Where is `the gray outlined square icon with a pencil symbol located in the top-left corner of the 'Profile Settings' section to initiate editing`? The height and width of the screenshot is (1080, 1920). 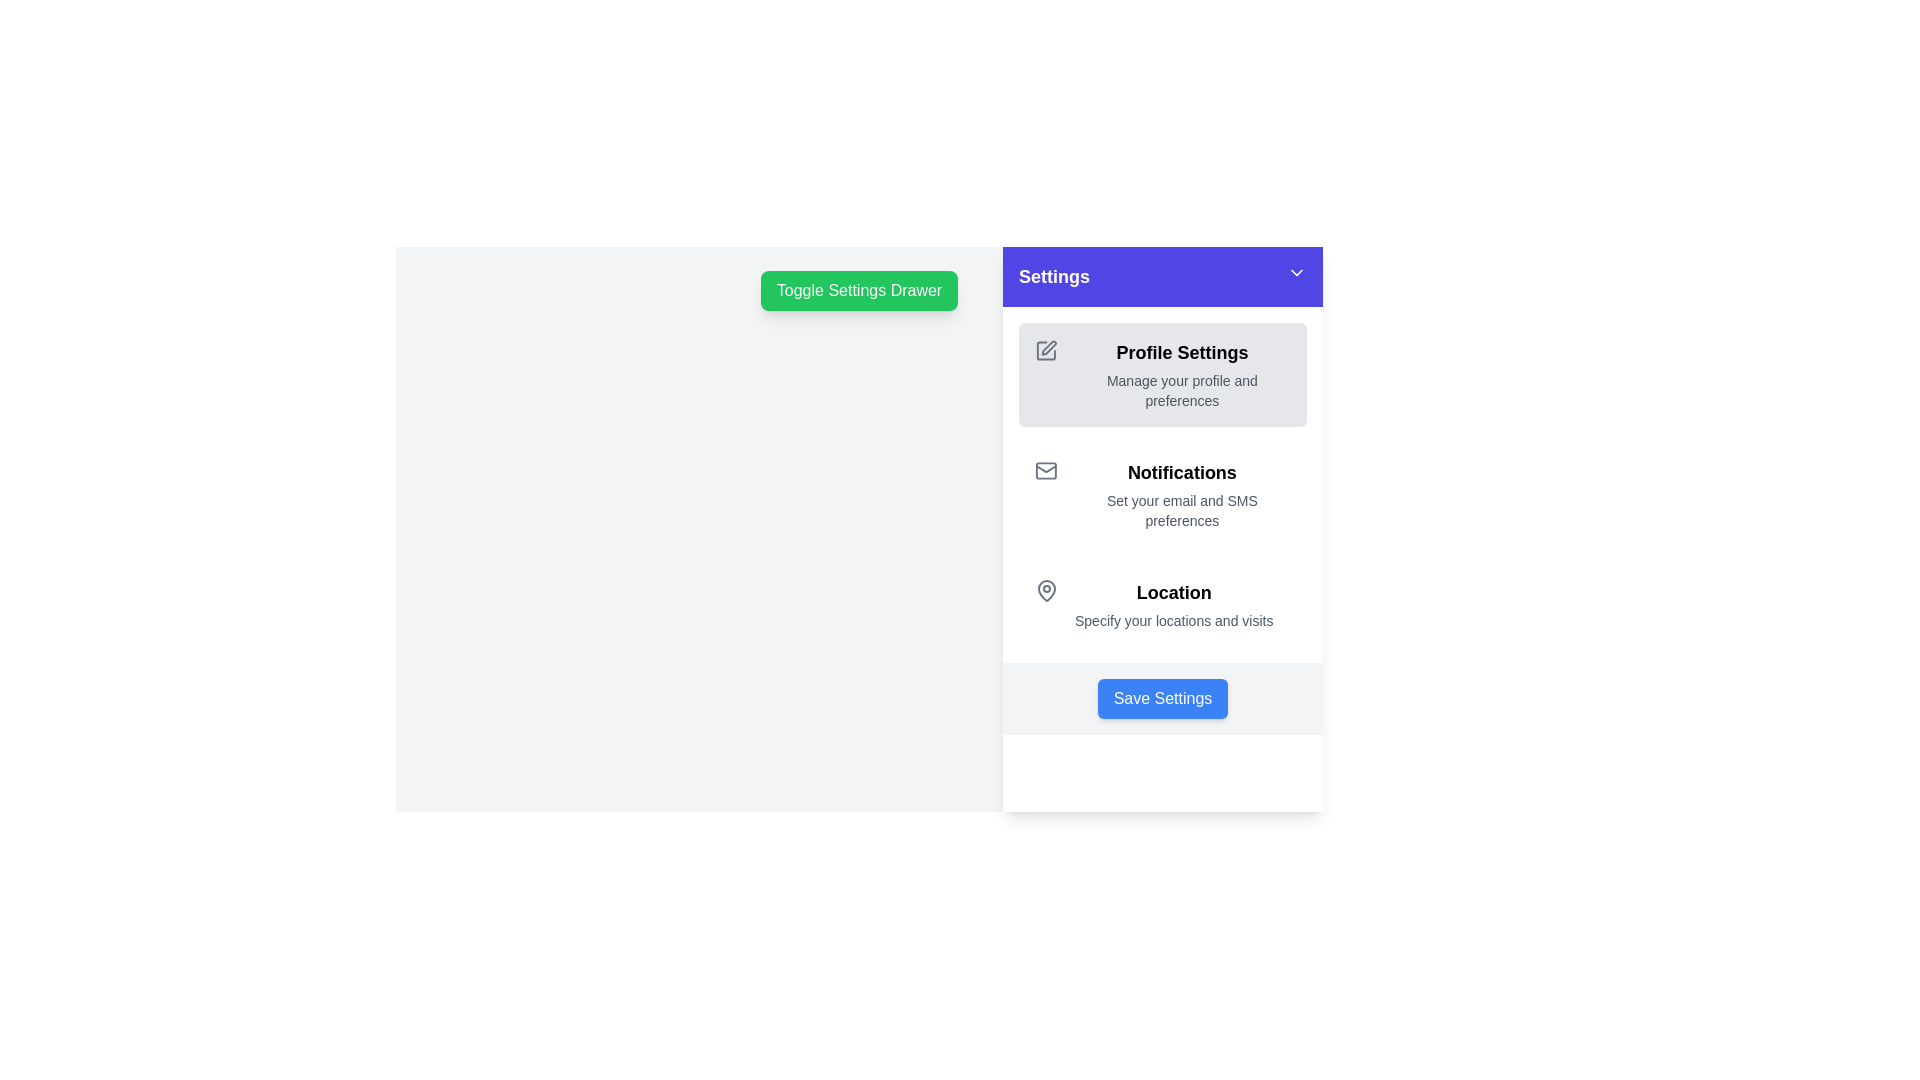
the gray outlined square icon with a pencil symbol located in the top-left corner of the 'Profile Settings' section to initiate editing is located at coordinates (1045, 350).